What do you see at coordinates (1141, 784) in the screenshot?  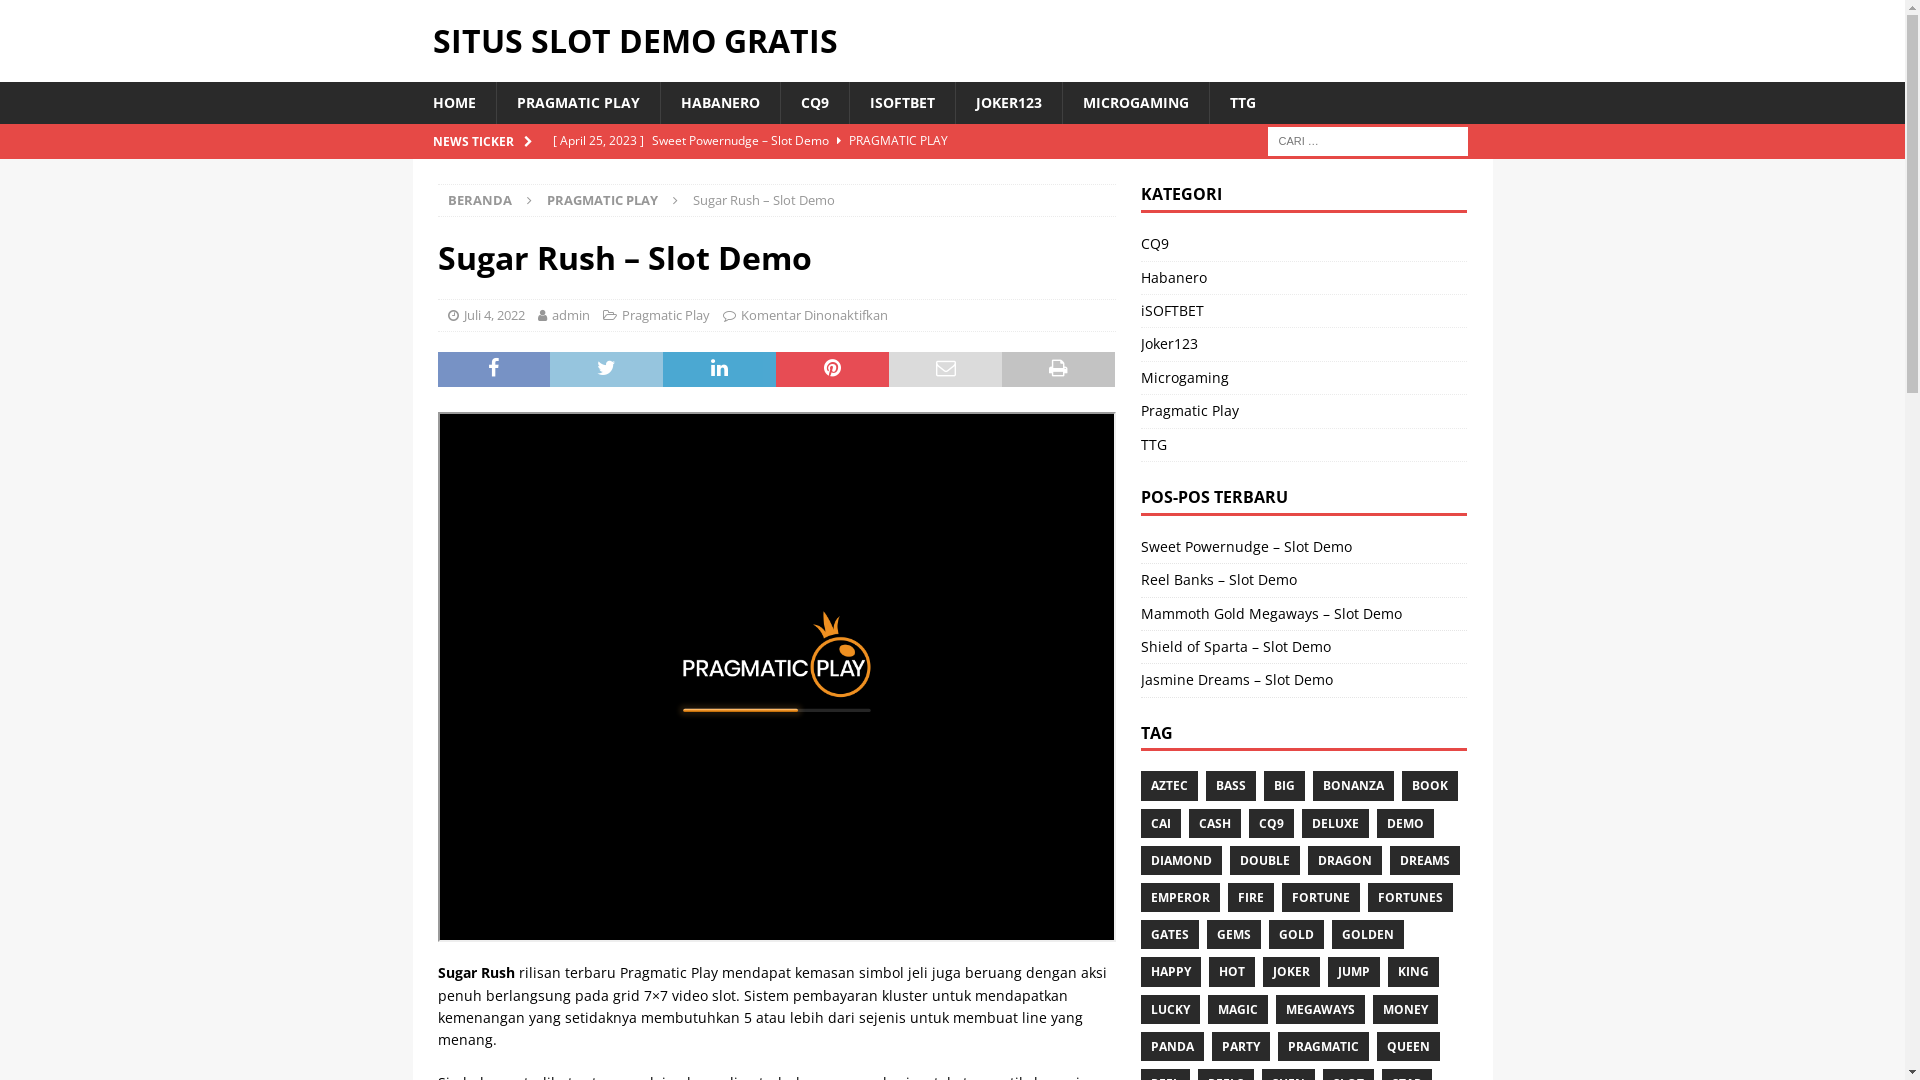 I see `'AZTEC'` at bounding box center [1141, 784].